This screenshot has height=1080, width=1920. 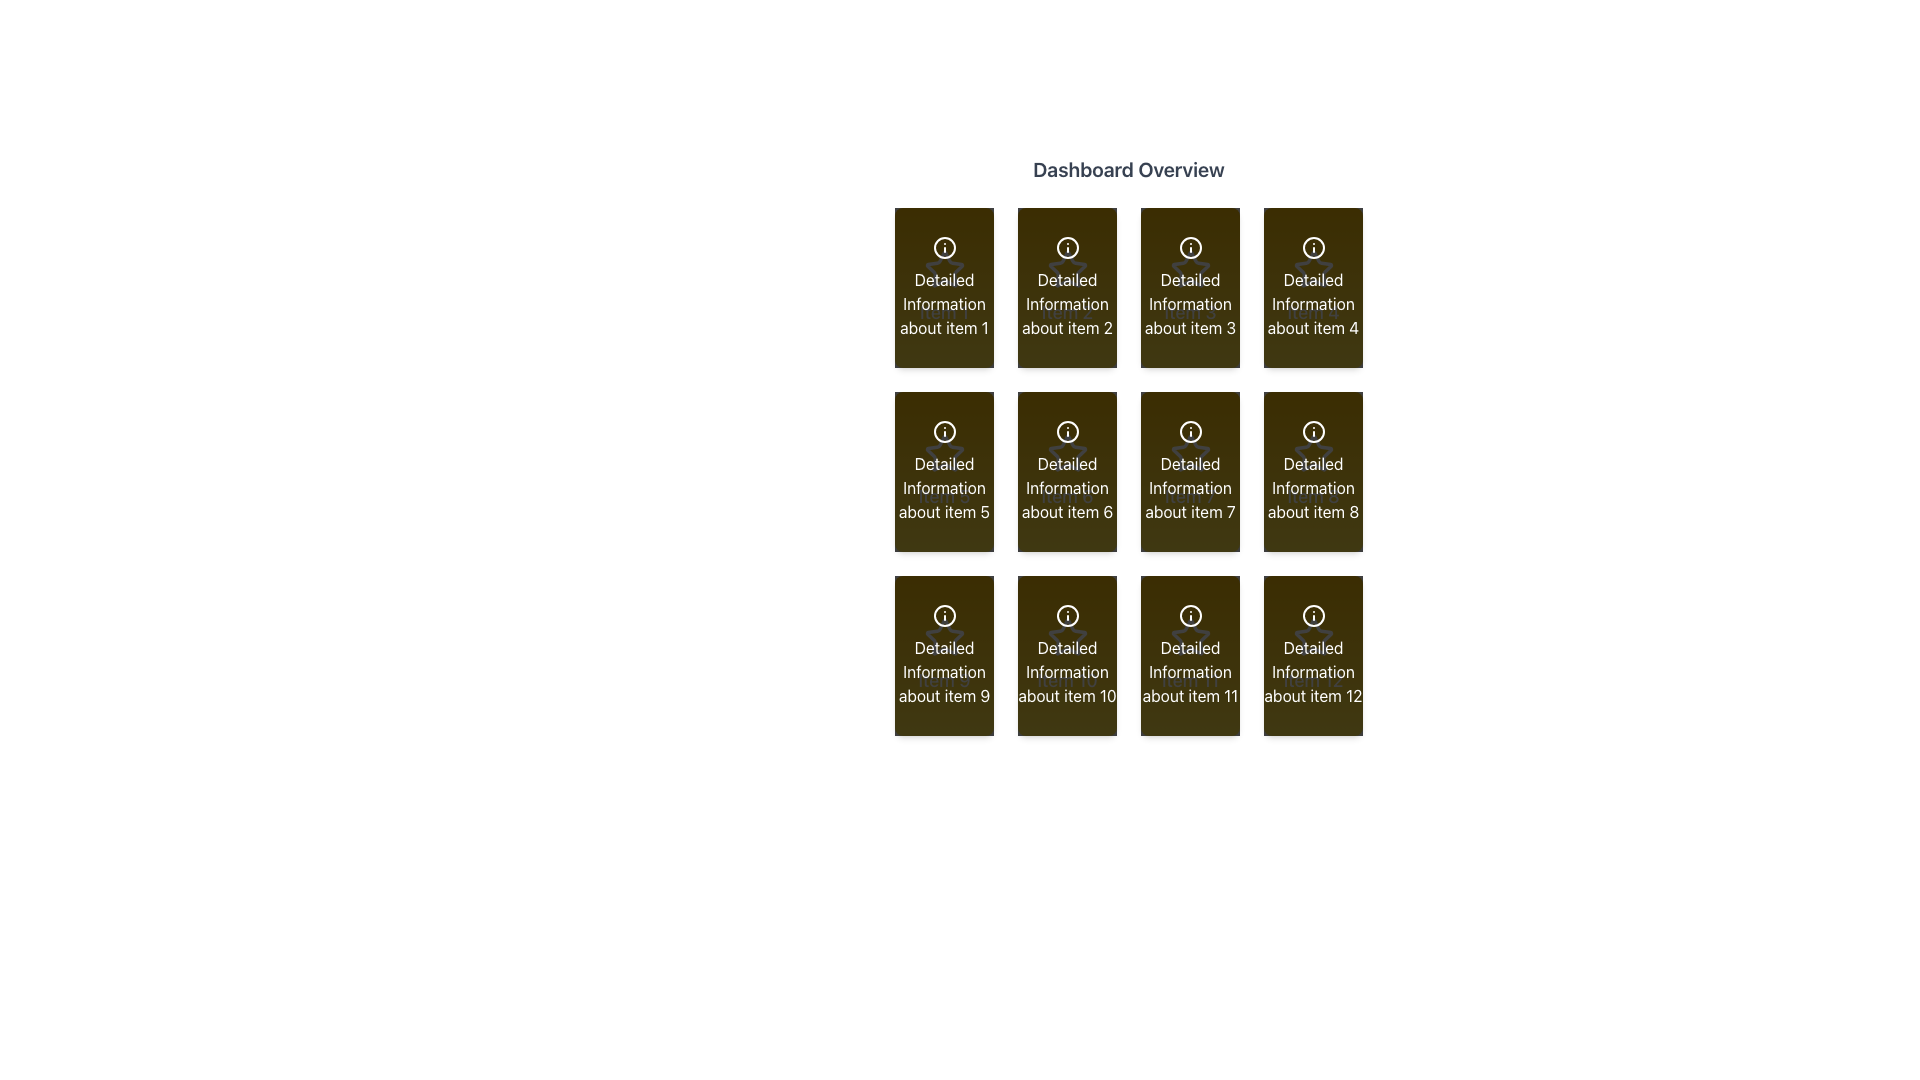 I want to click on the Informational Card that provides details about item 4, located in the top-right corner of the grid layout, so click(x=1313, y=288).